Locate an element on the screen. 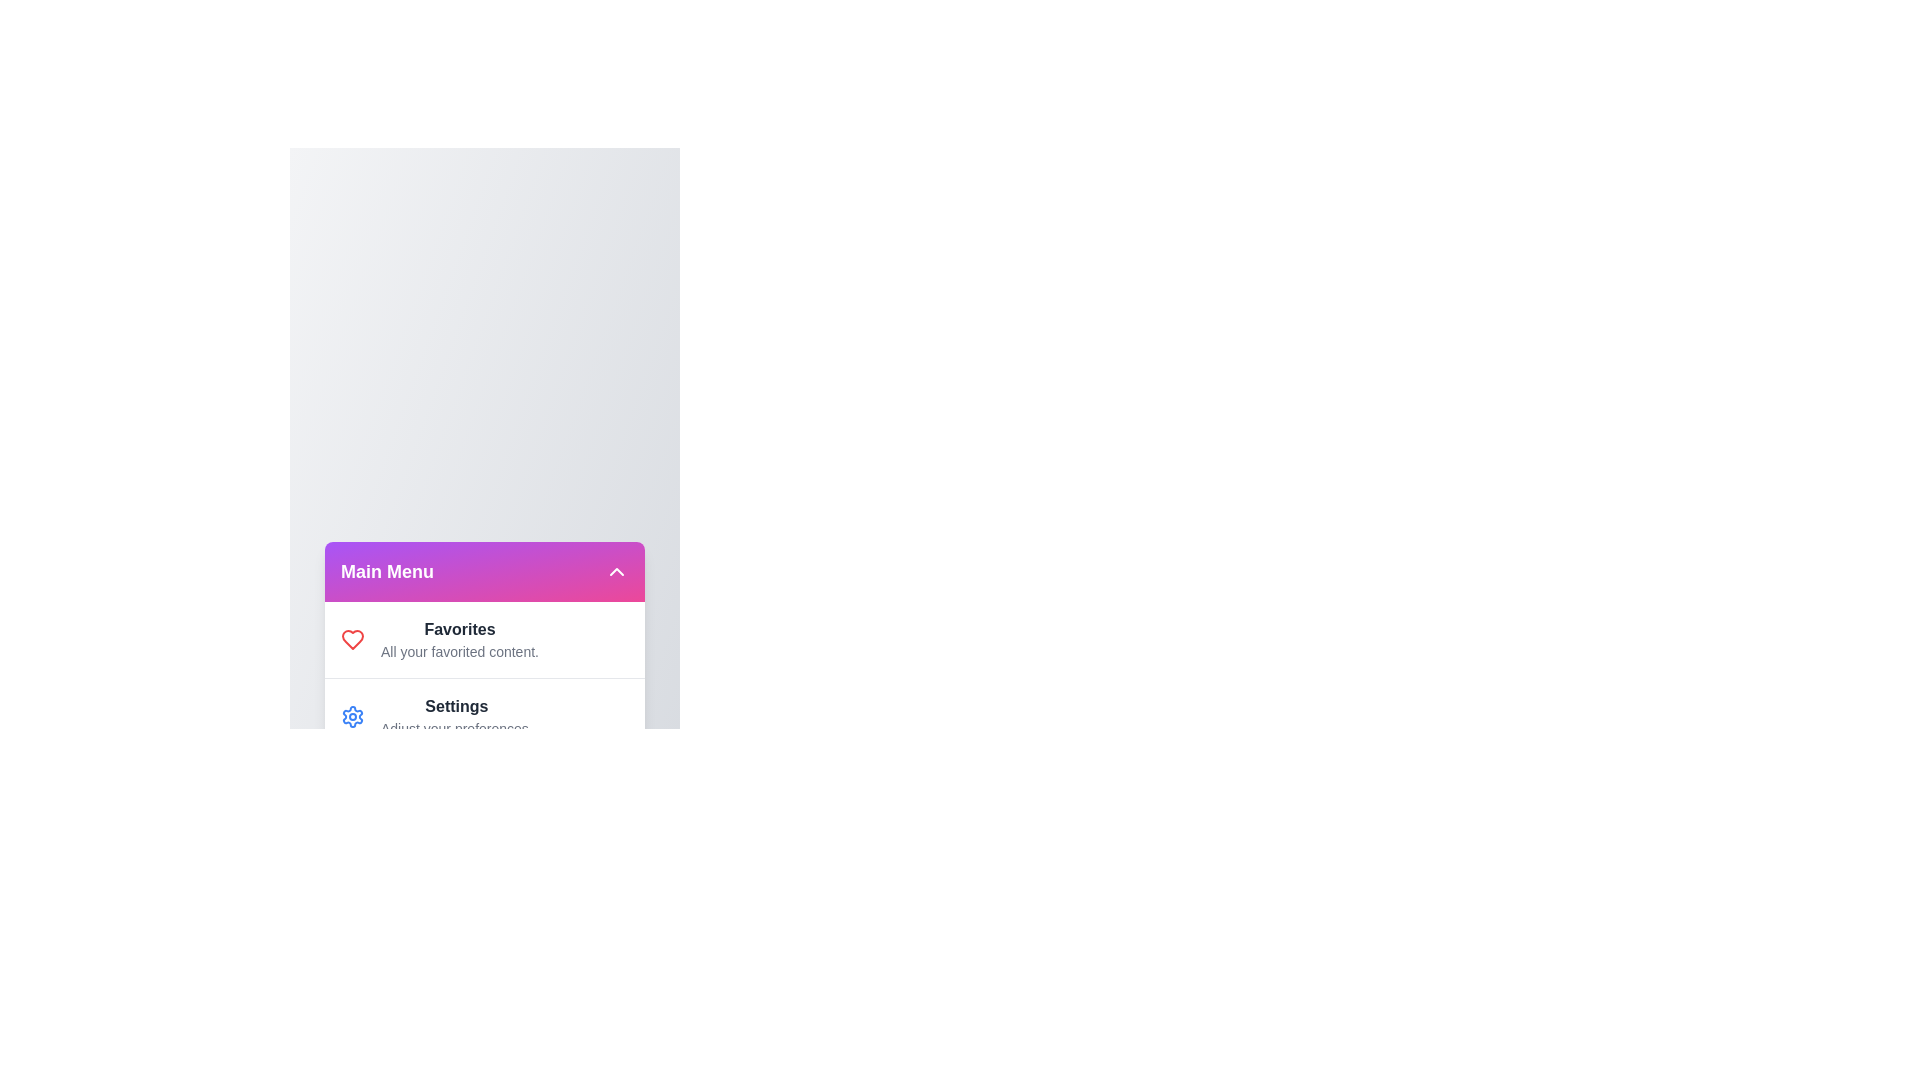 This screenshot has height=1080, width=1920. the menu item Settings from the menu is located at coordinates (353, 715).